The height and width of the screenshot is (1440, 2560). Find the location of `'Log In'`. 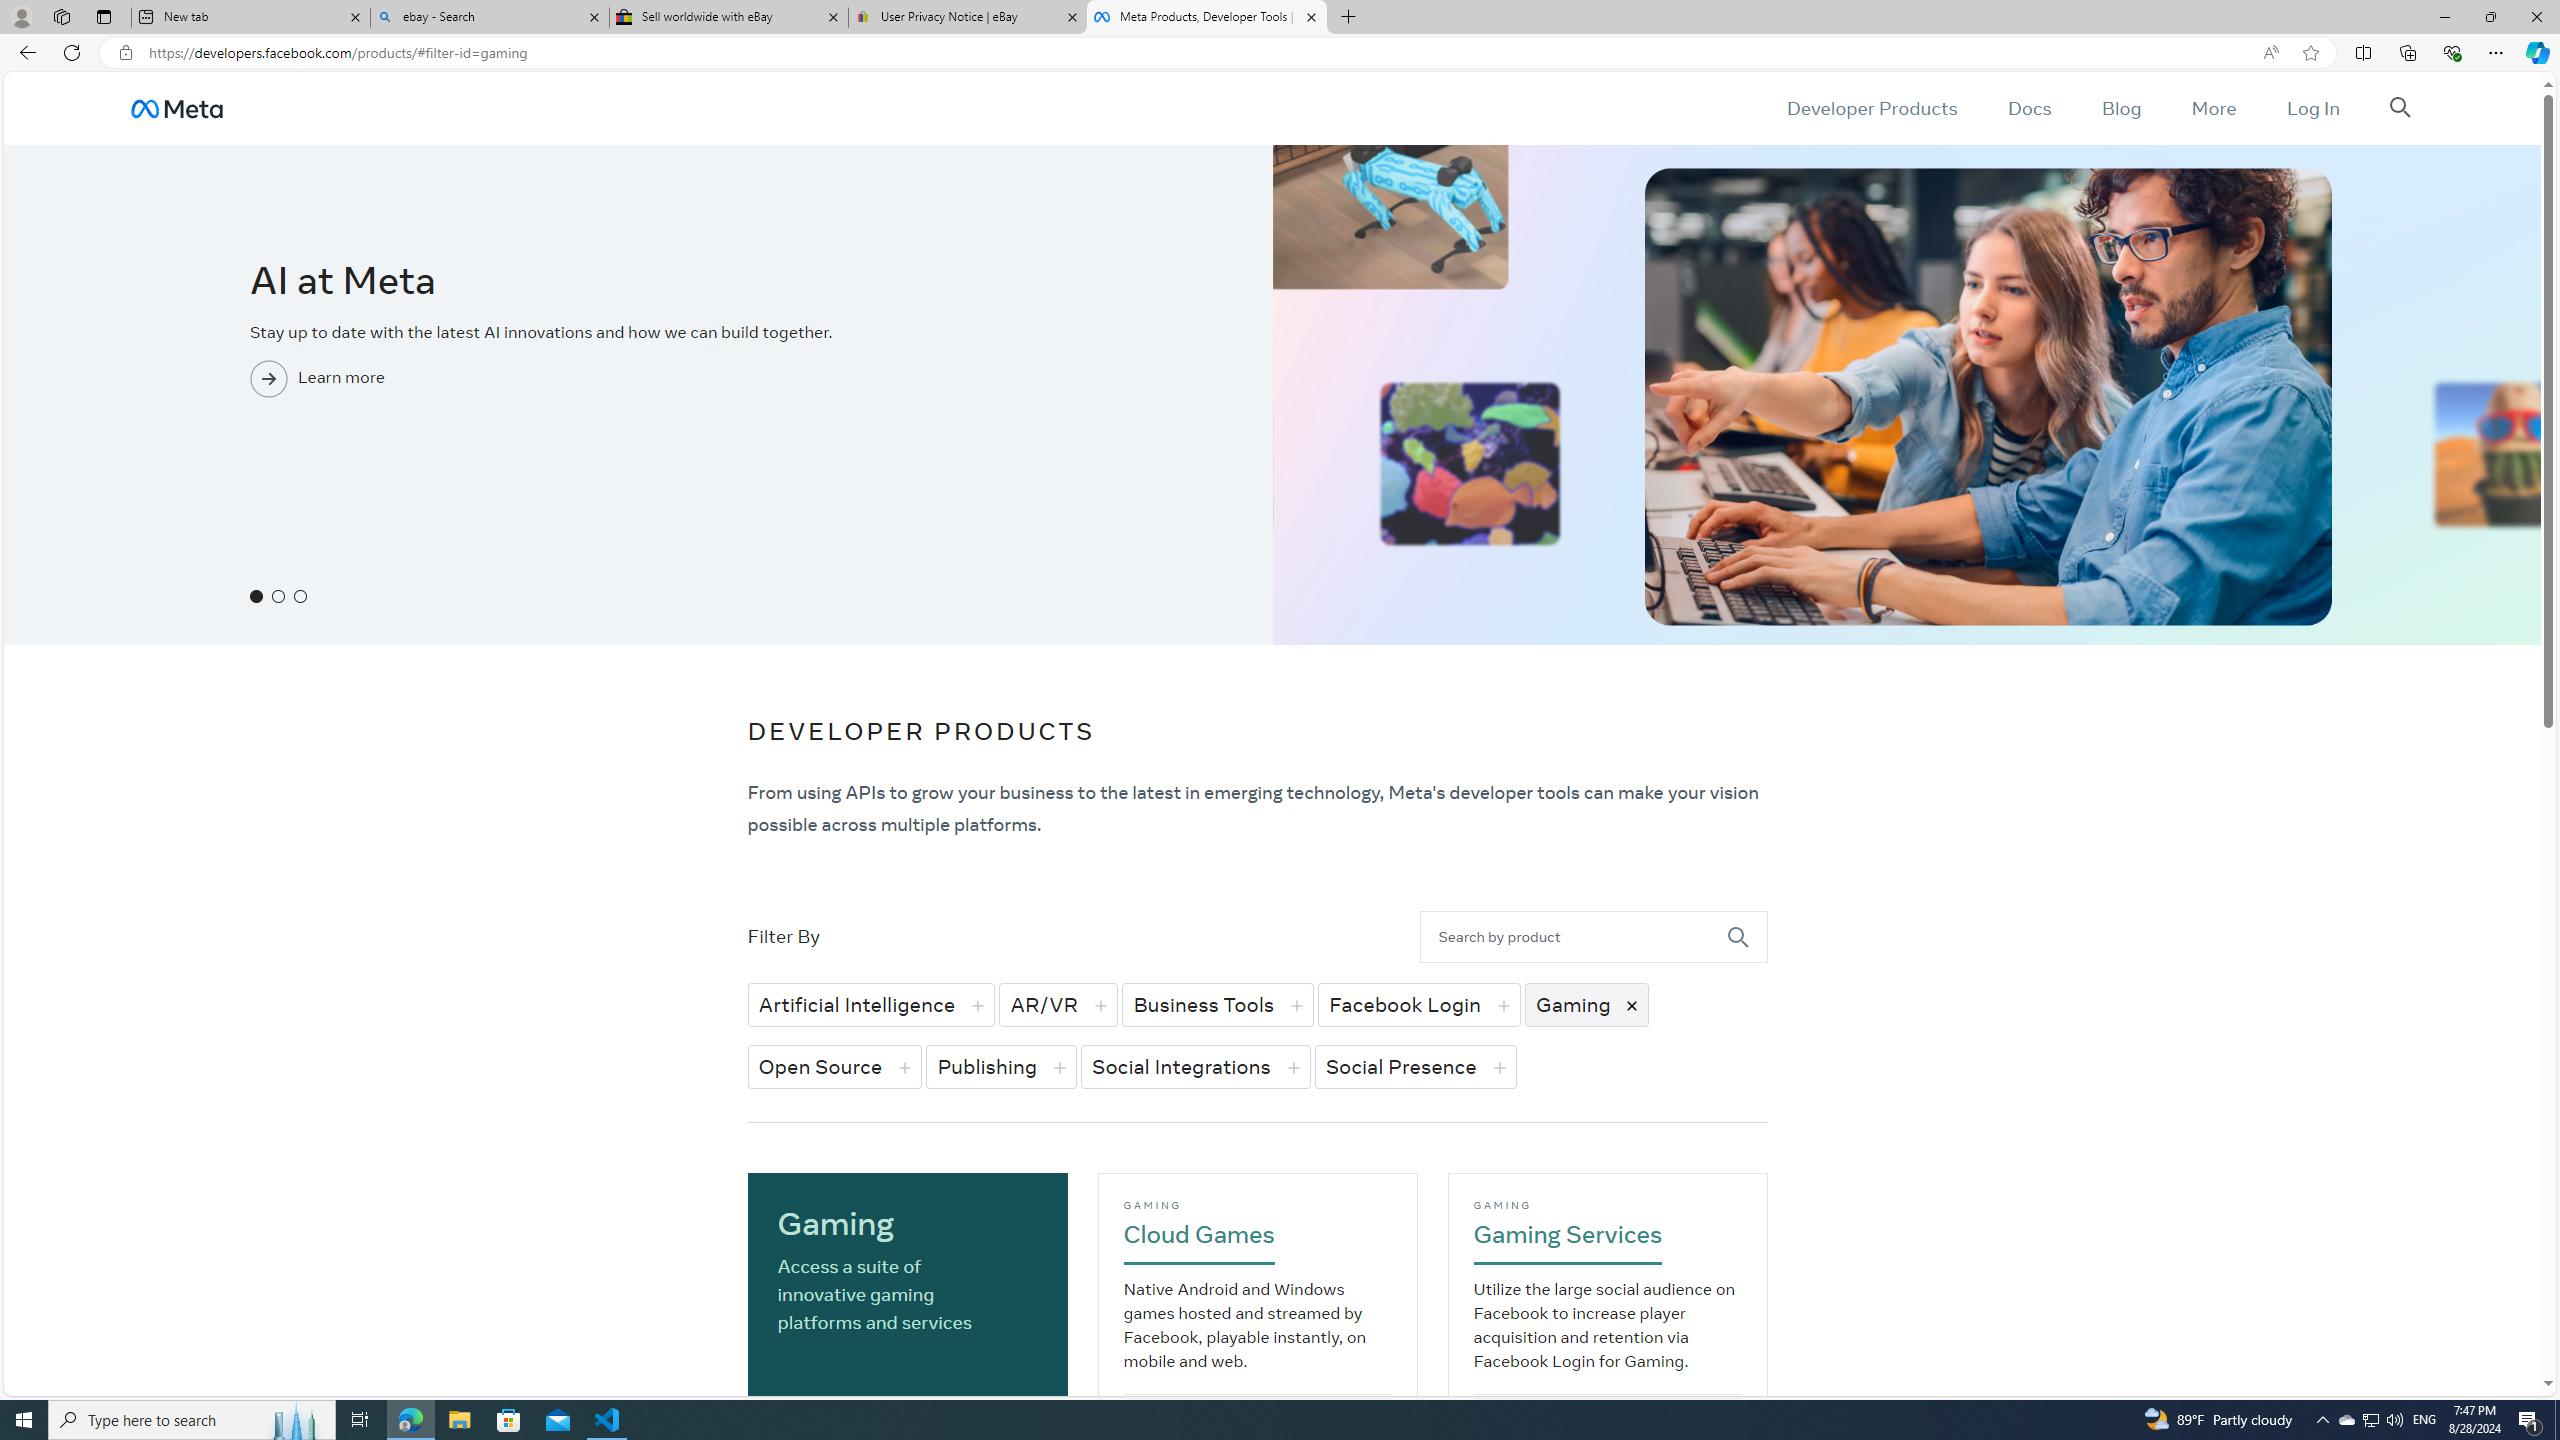

'Log In' is located at coordinates (2311, 107).